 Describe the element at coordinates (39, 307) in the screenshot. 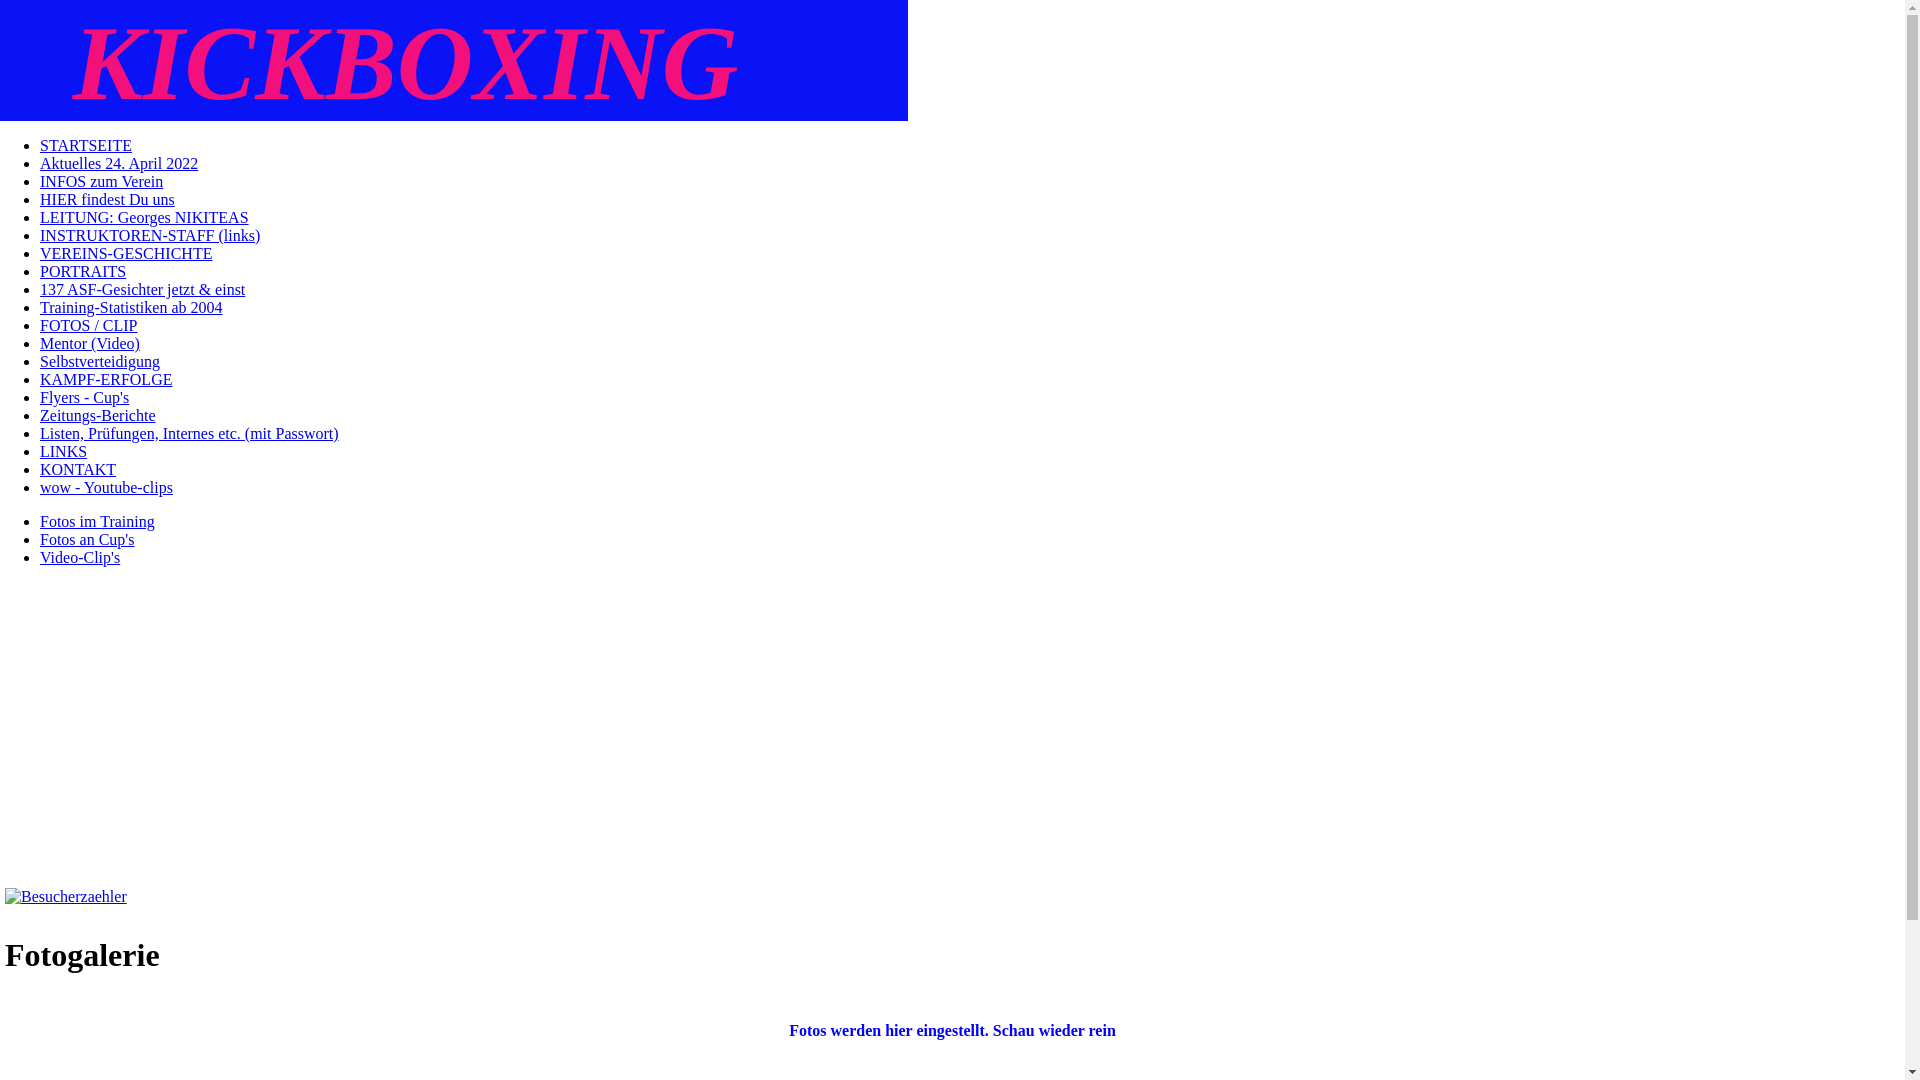

I see `'Training-Statistiken ab 2004'` at that location.